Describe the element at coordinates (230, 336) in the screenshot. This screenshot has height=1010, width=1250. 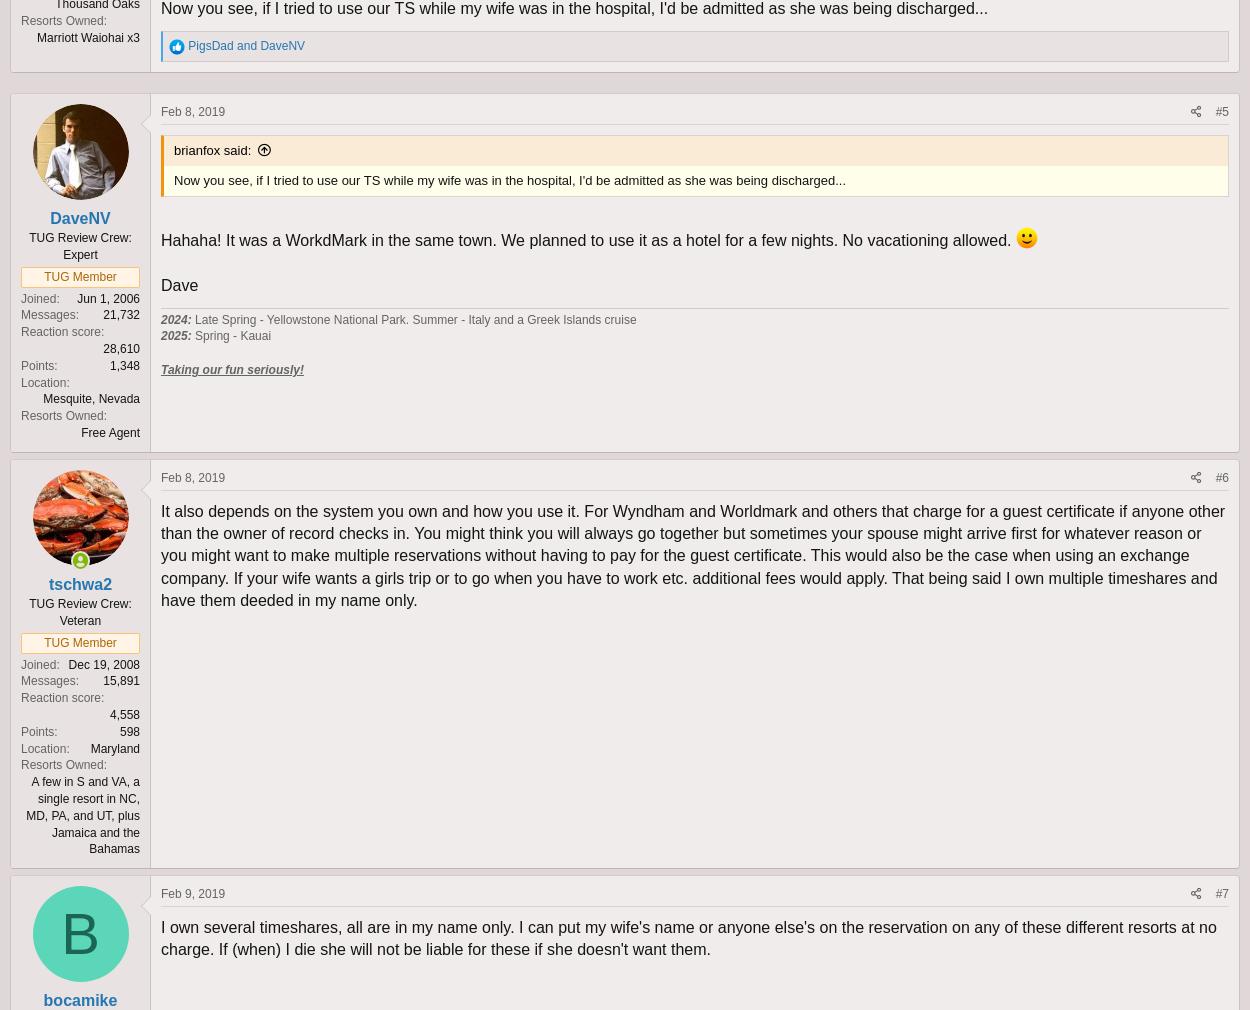
I see `'Spring - Kauai'` at that location.